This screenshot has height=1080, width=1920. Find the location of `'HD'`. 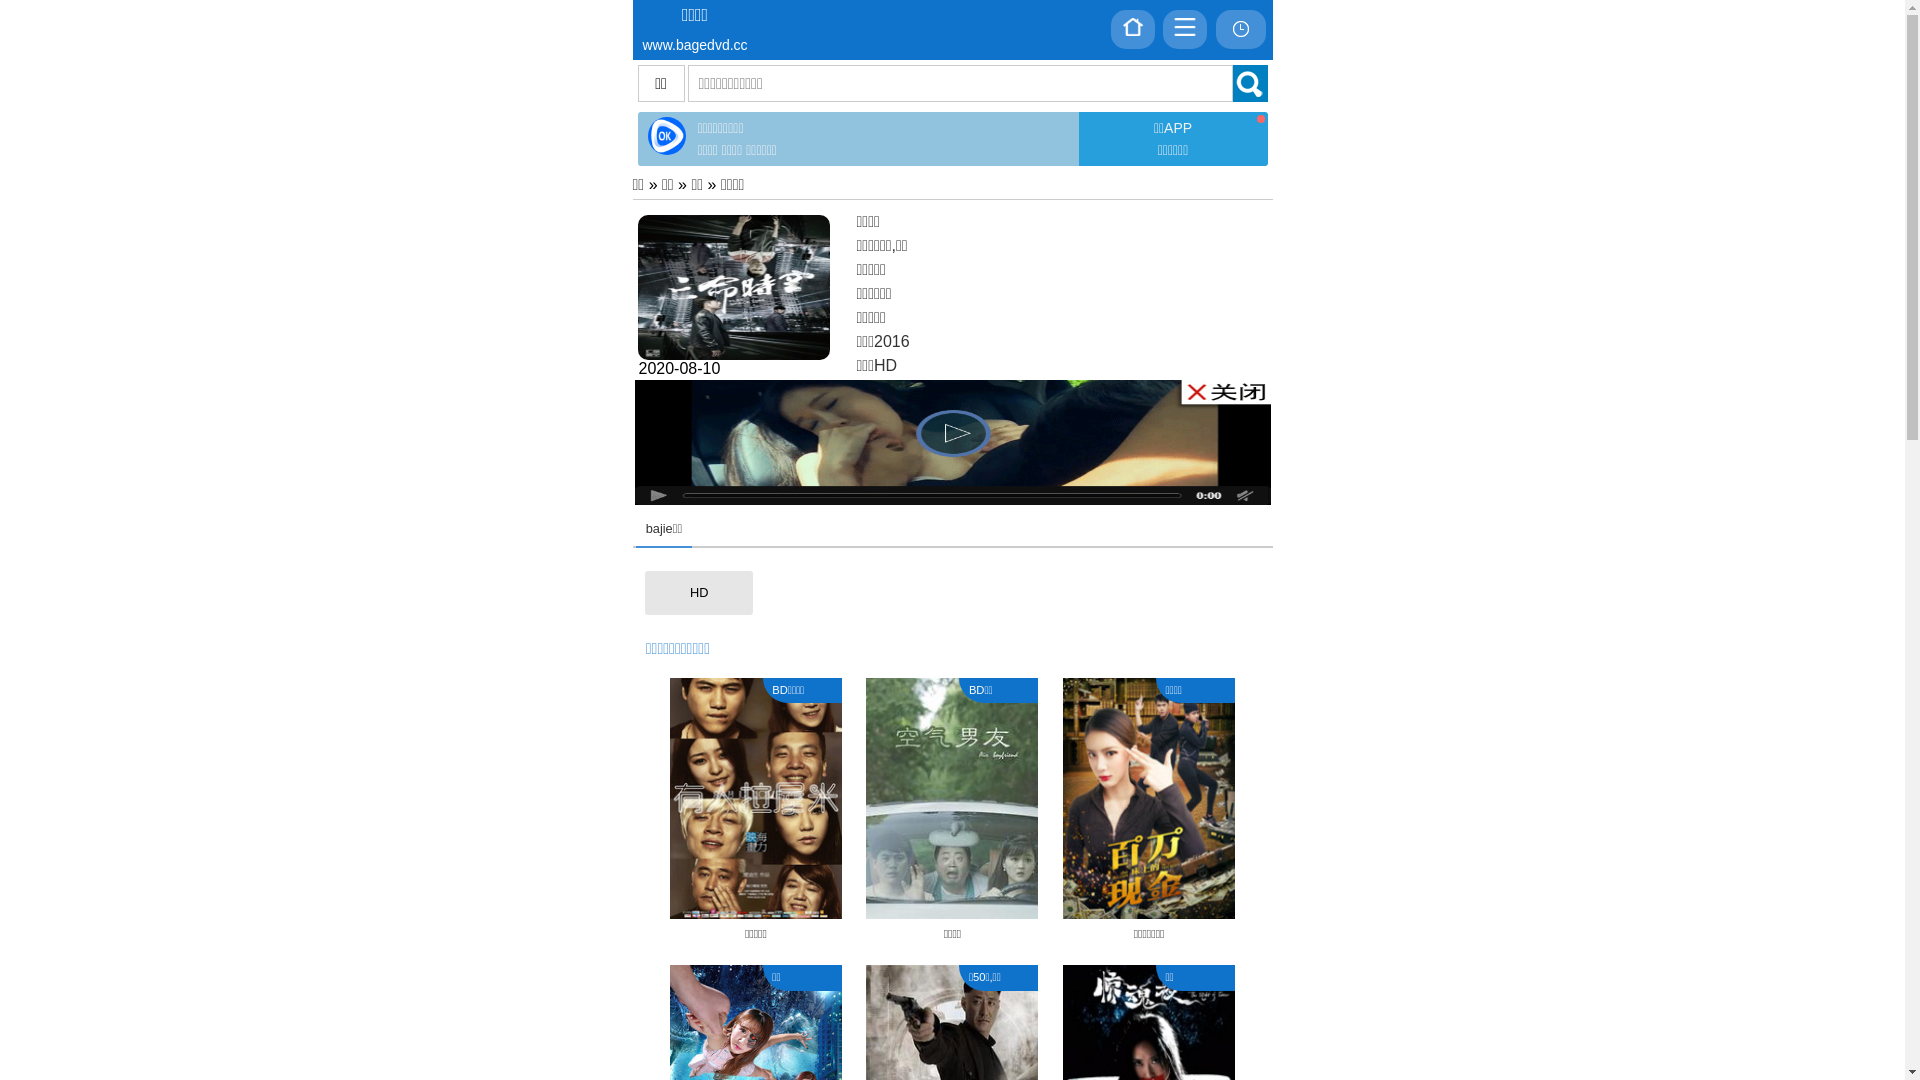

'HD' is located at coordinates (699, 592).